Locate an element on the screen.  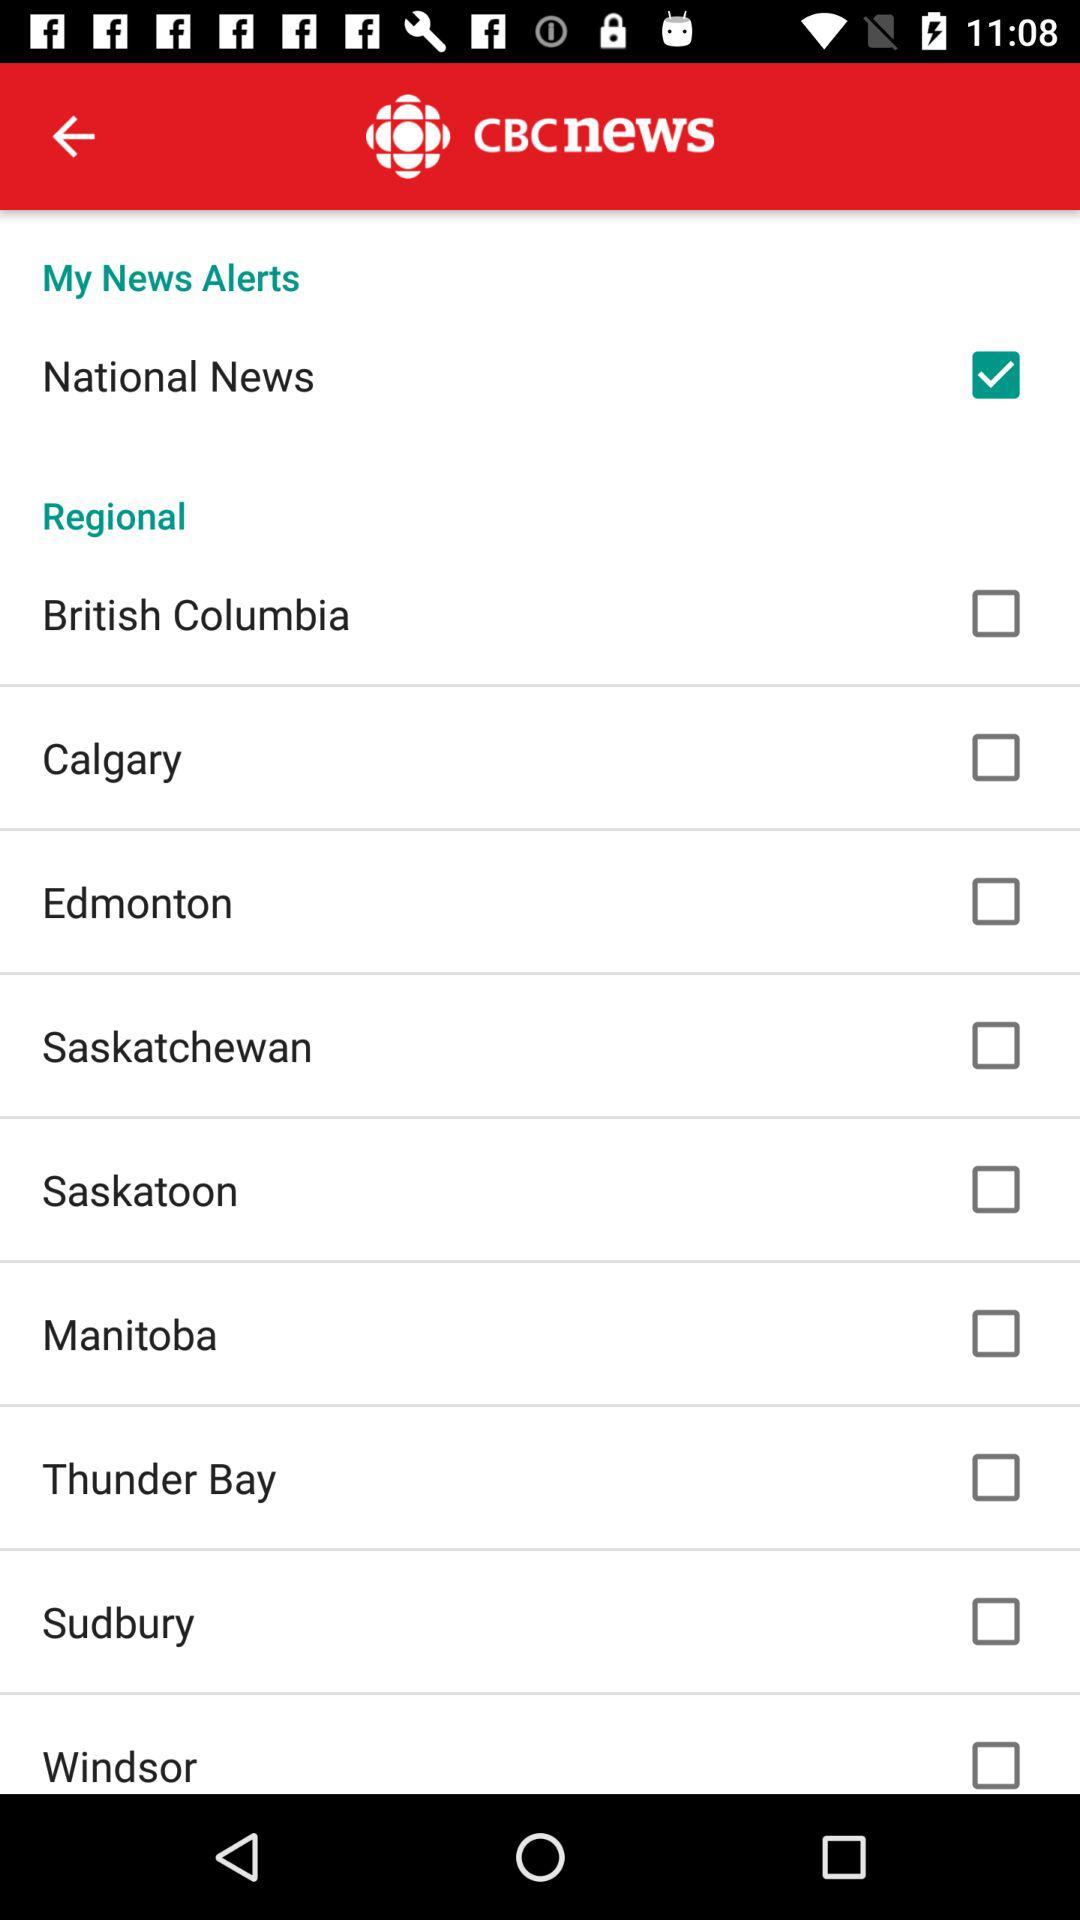
national news icon is located at coordinates (177, 374).